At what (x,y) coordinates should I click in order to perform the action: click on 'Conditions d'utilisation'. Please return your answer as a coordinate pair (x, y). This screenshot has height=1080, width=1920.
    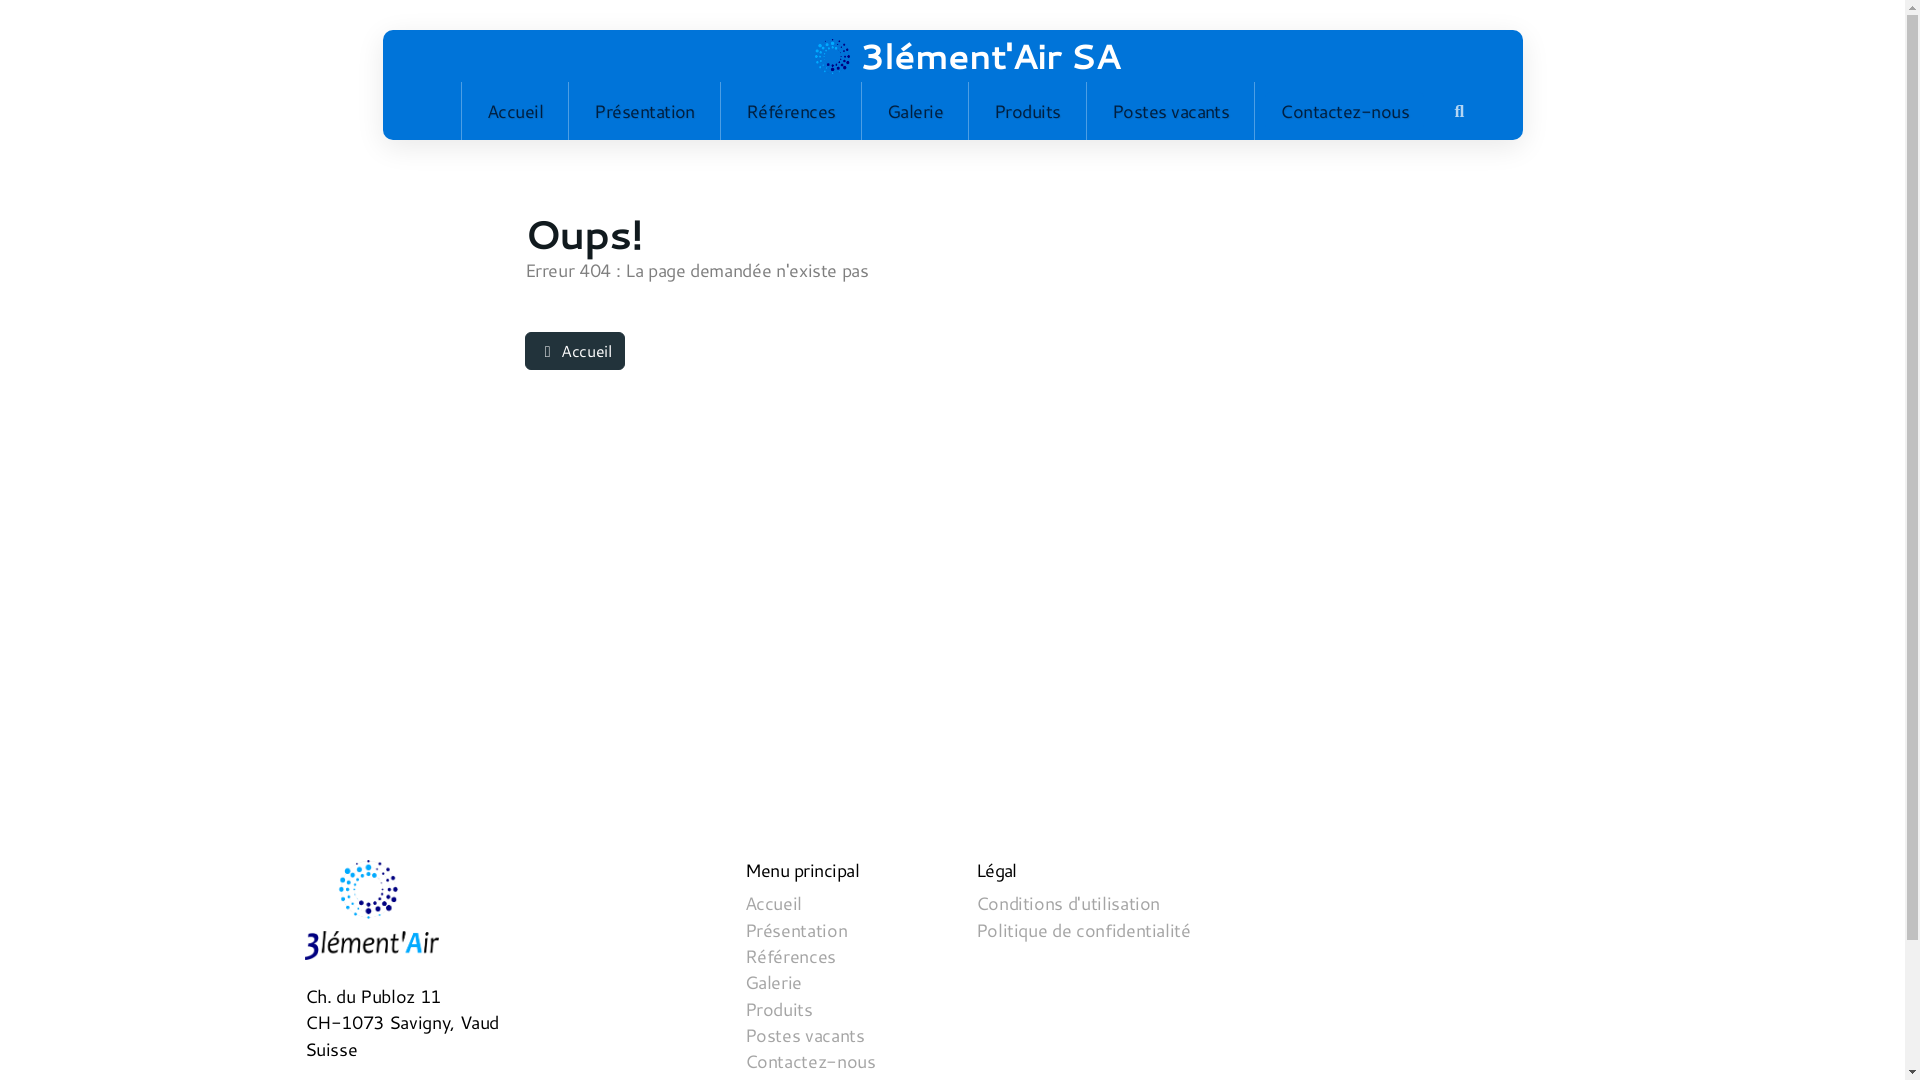
    Looking at the image, I should click on (1067, 903).